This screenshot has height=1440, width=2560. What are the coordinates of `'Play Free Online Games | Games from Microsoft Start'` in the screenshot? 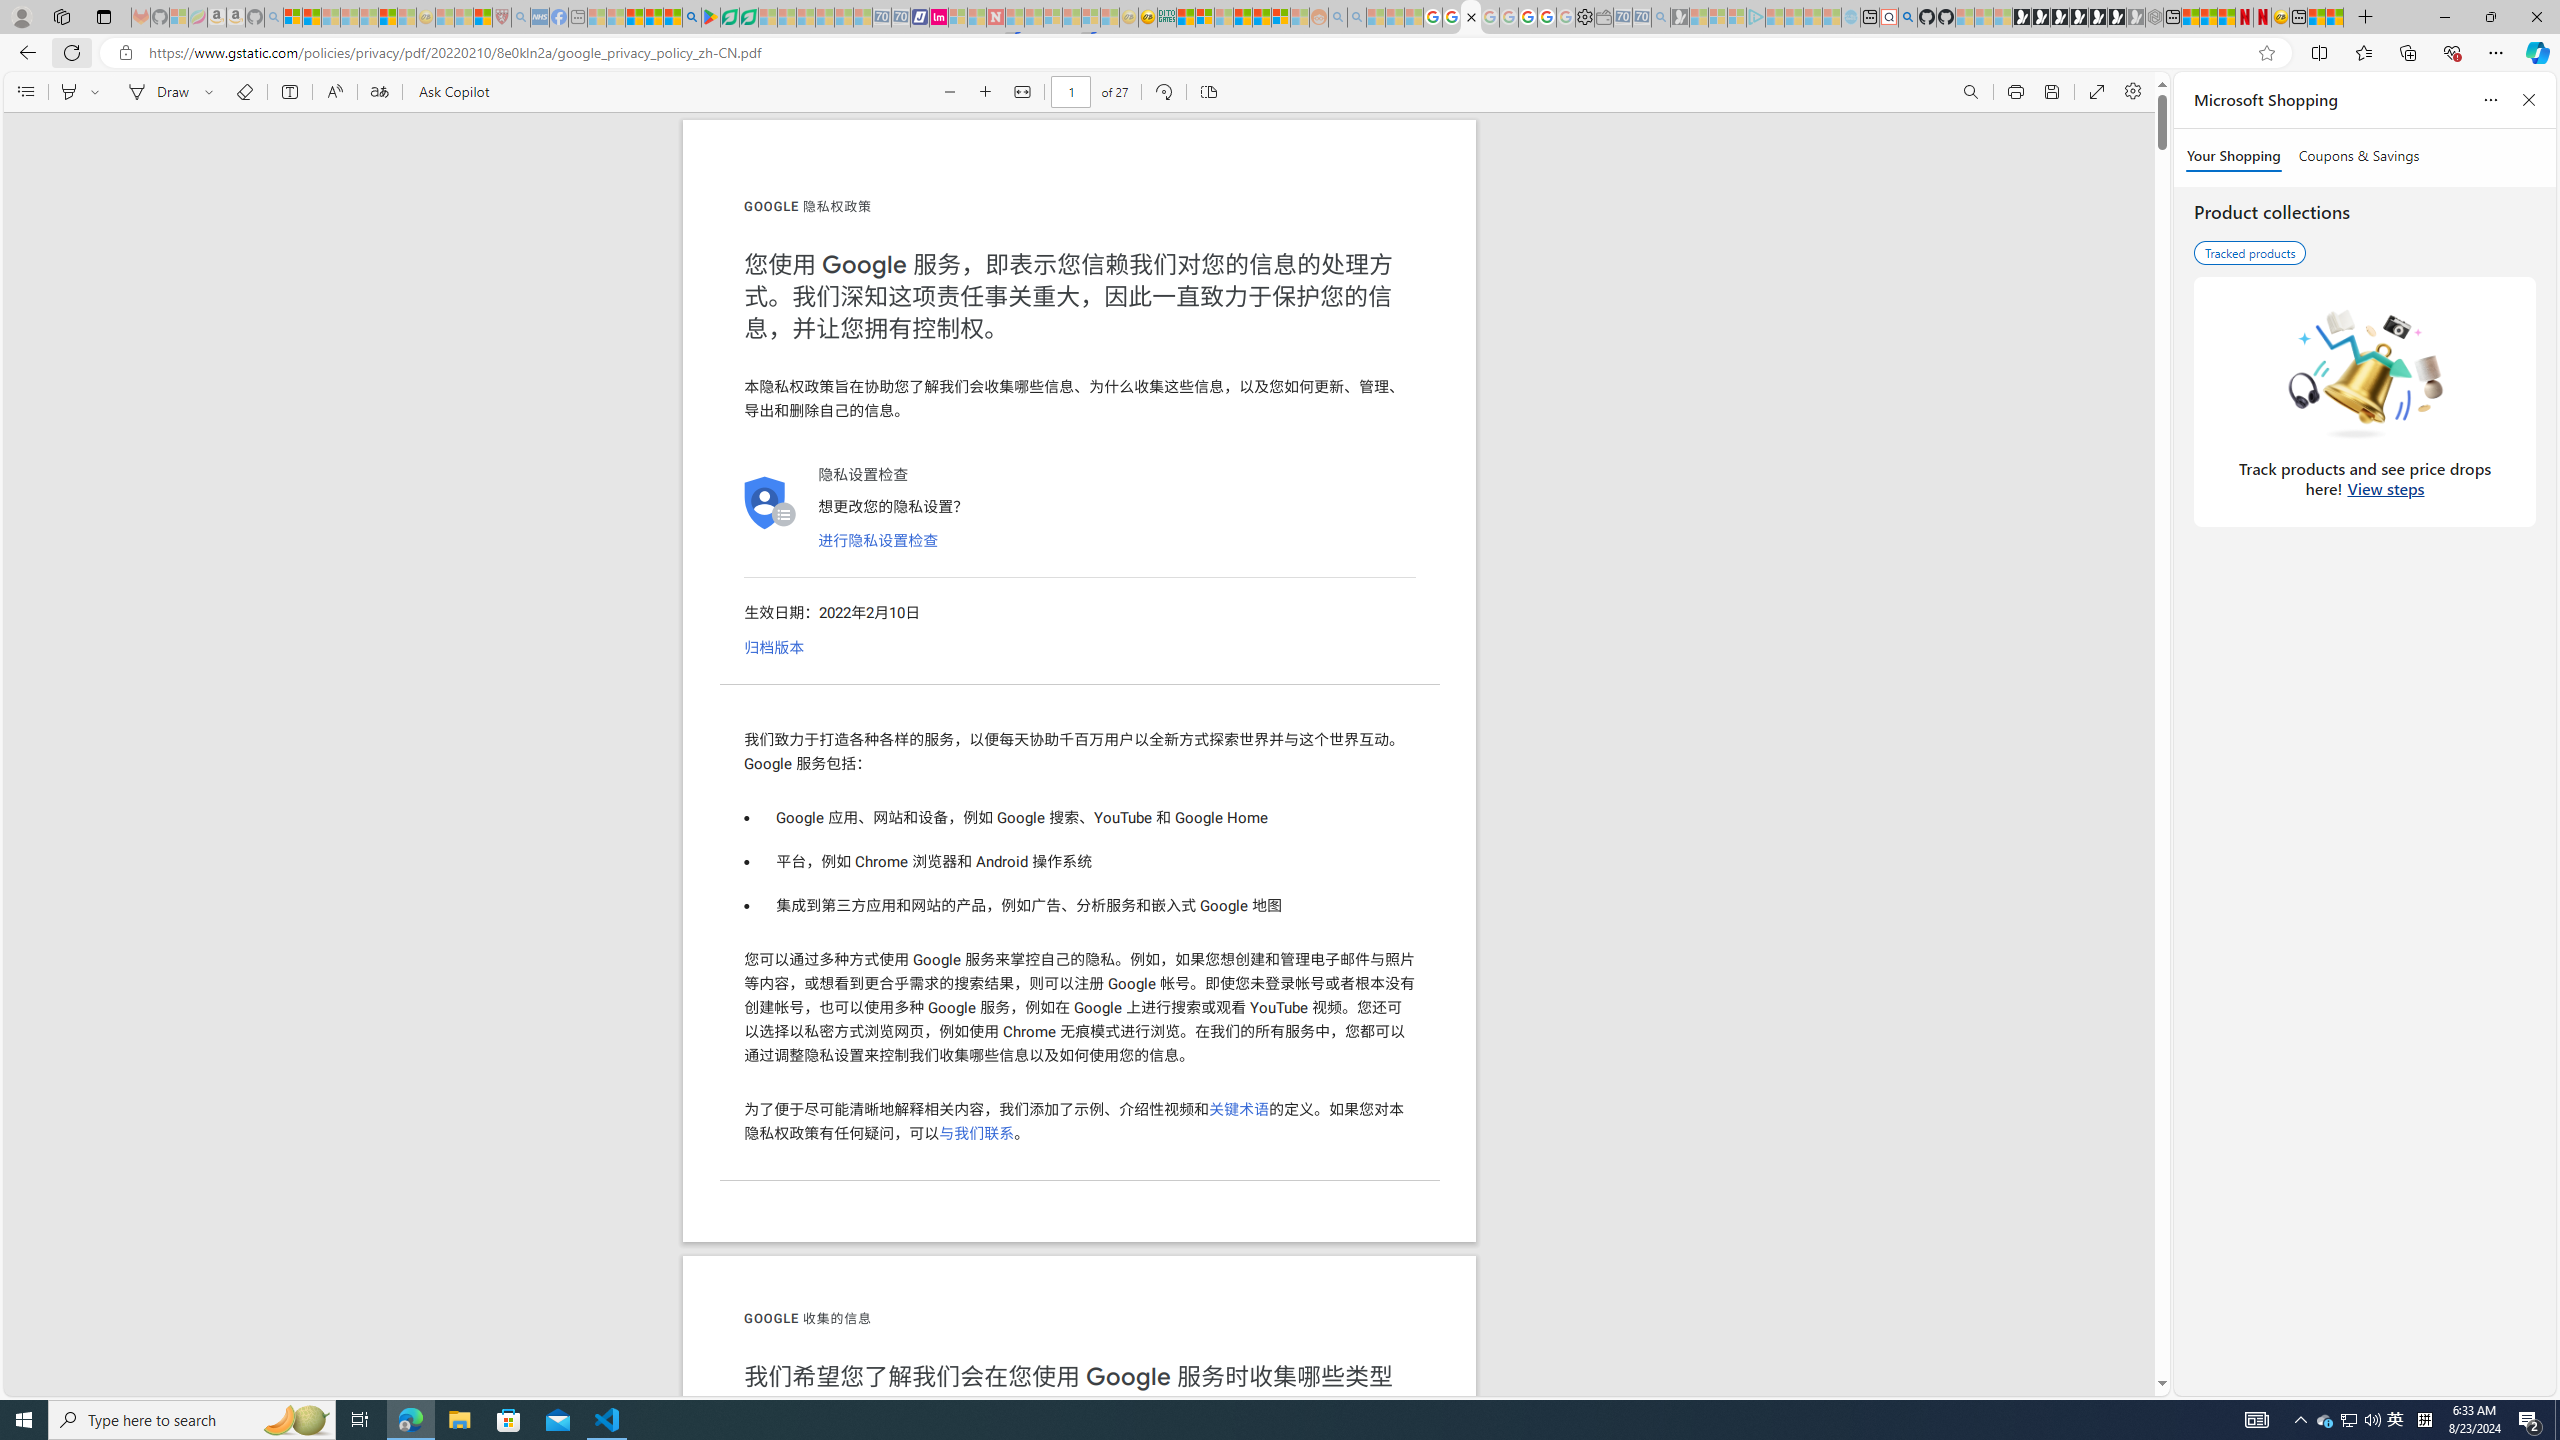 It's located at (2021, 16).